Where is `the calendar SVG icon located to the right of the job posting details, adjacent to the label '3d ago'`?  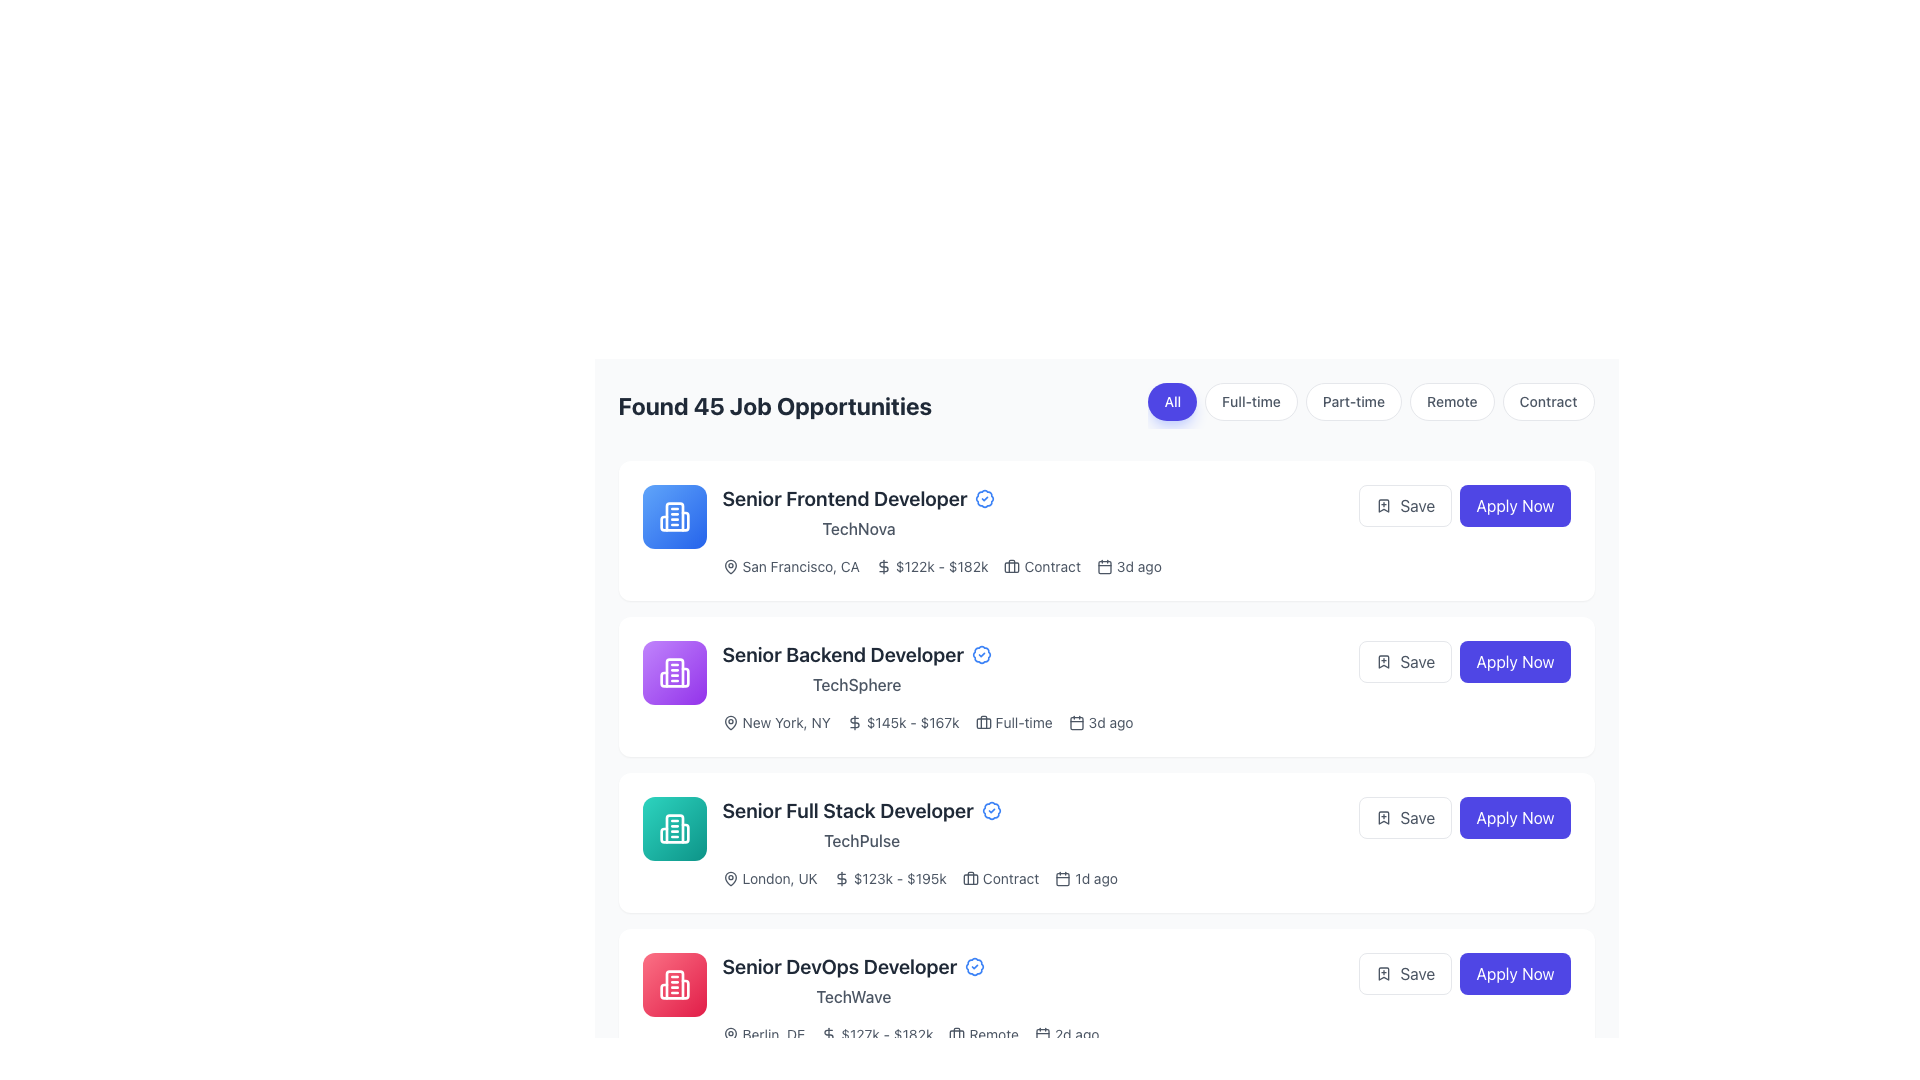
the calendar SVG icon located to the right of the job posting details, adjacent to the label '3d ago' is located at coordinates (1103, 567).